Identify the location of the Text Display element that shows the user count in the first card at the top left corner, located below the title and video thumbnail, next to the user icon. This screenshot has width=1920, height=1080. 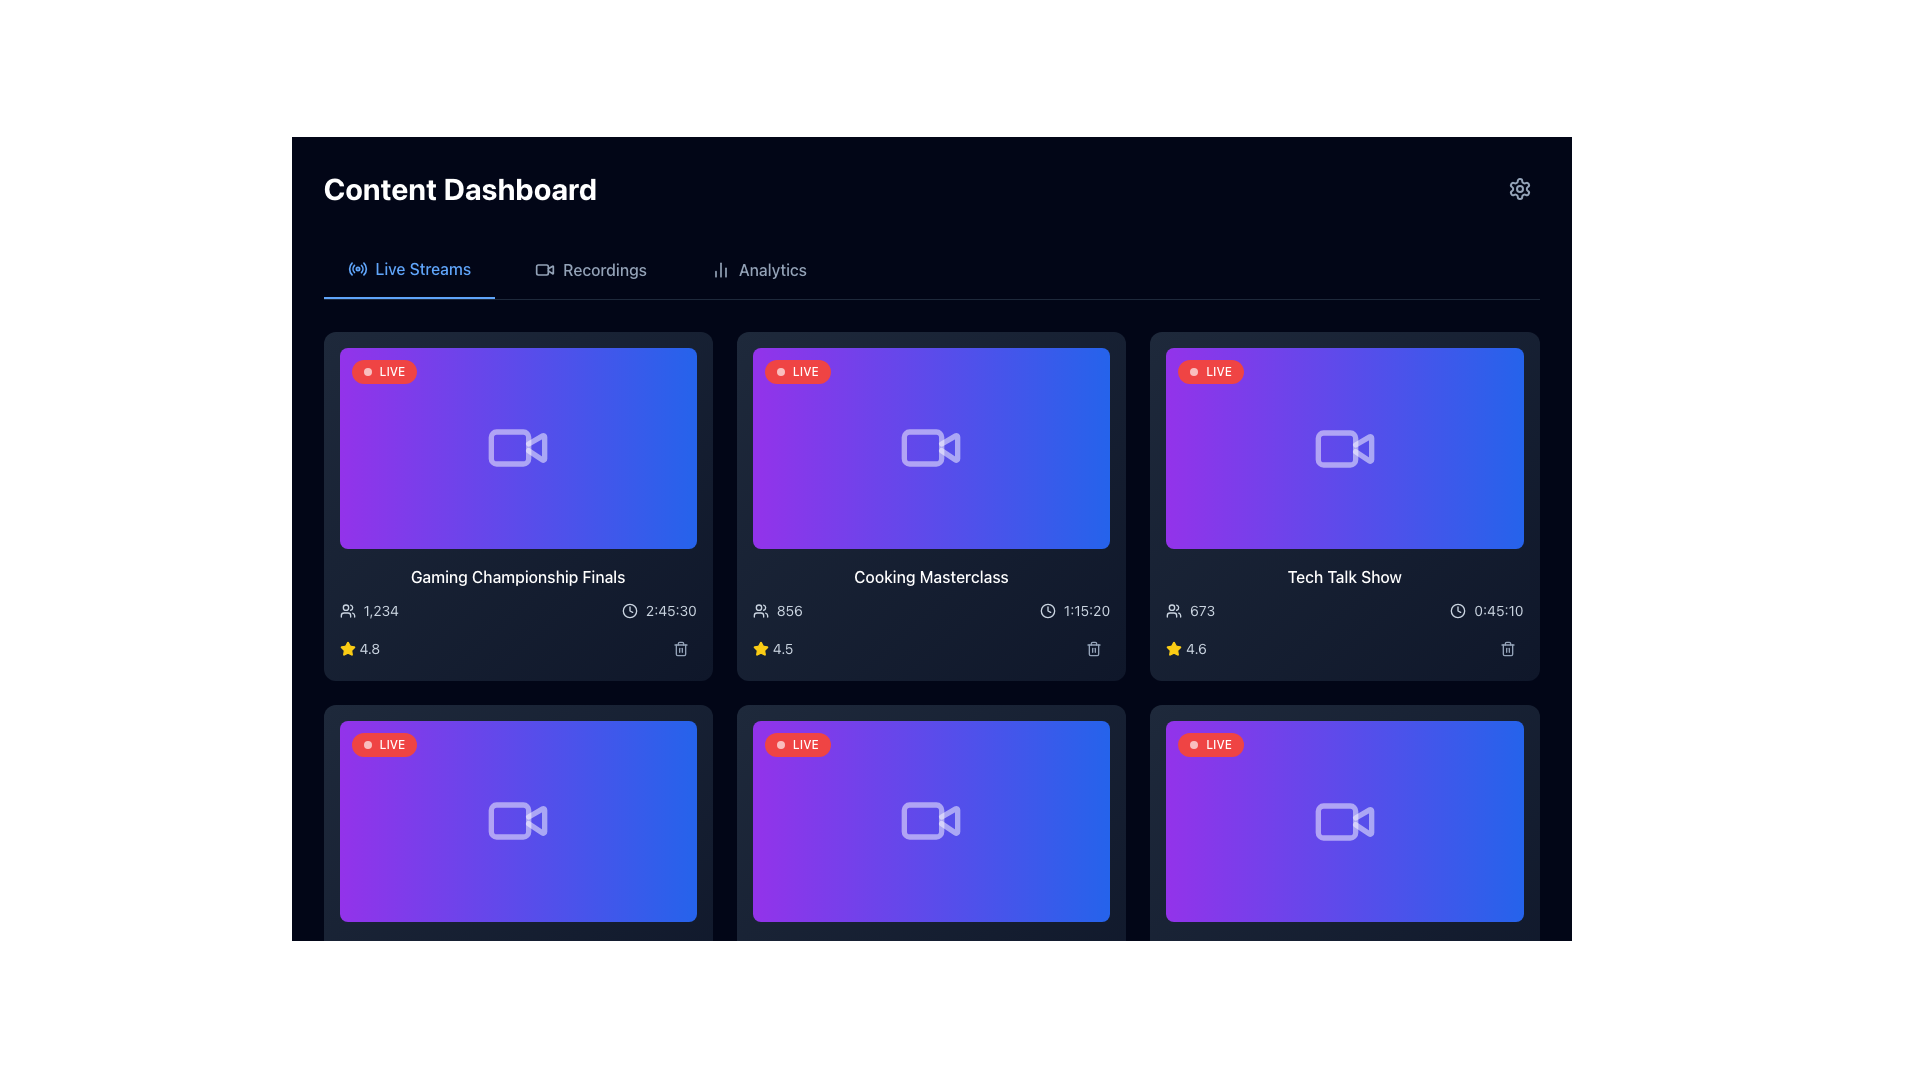
(381, 609).